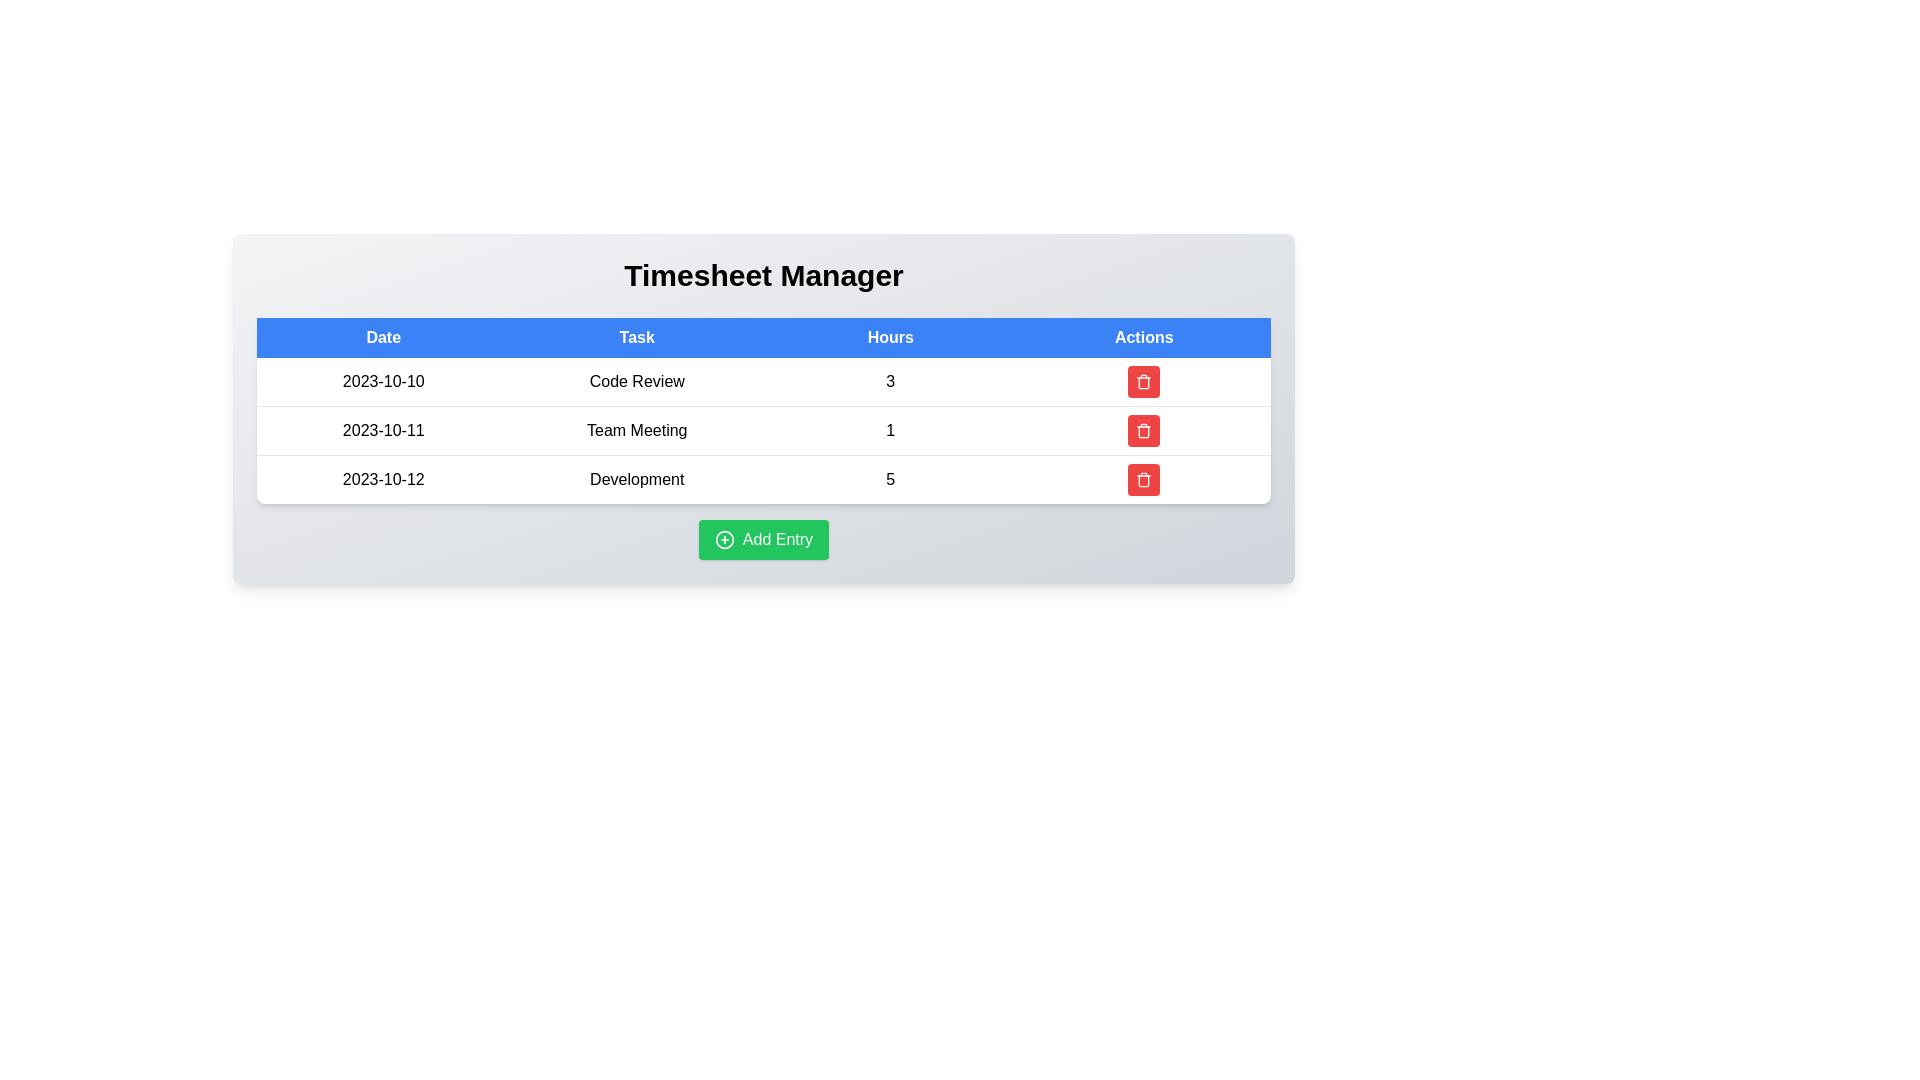 This screenshot has width=1920, height=1080. What do you see at coordinates (636, 479) in the screenshot?
I see `the table cell containing the word 'Development' which is centered in a clean, minimalistic style in the third row under the 'Task' column` at bounding box center [636, 479].